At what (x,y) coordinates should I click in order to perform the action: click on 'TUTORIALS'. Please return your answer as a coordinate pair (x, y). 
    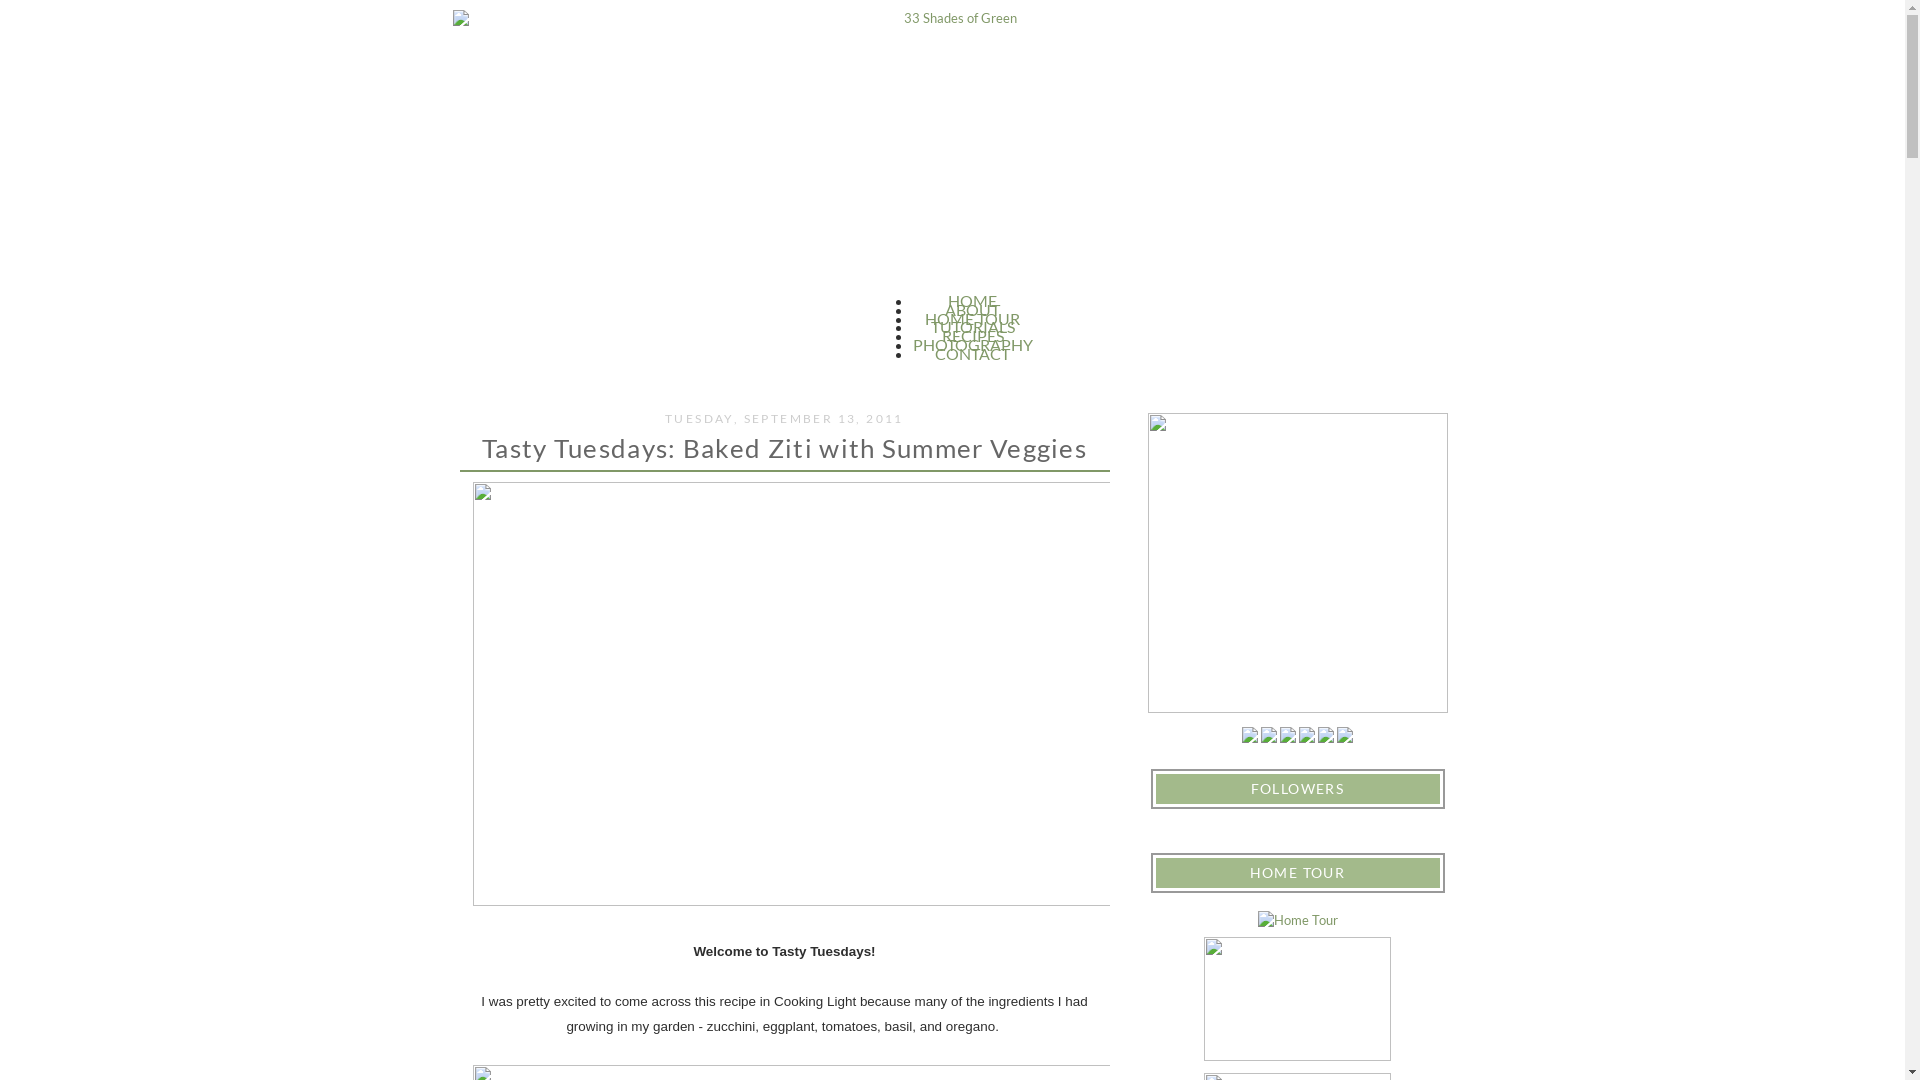
    Looking at the image, I should click on (929, 325).